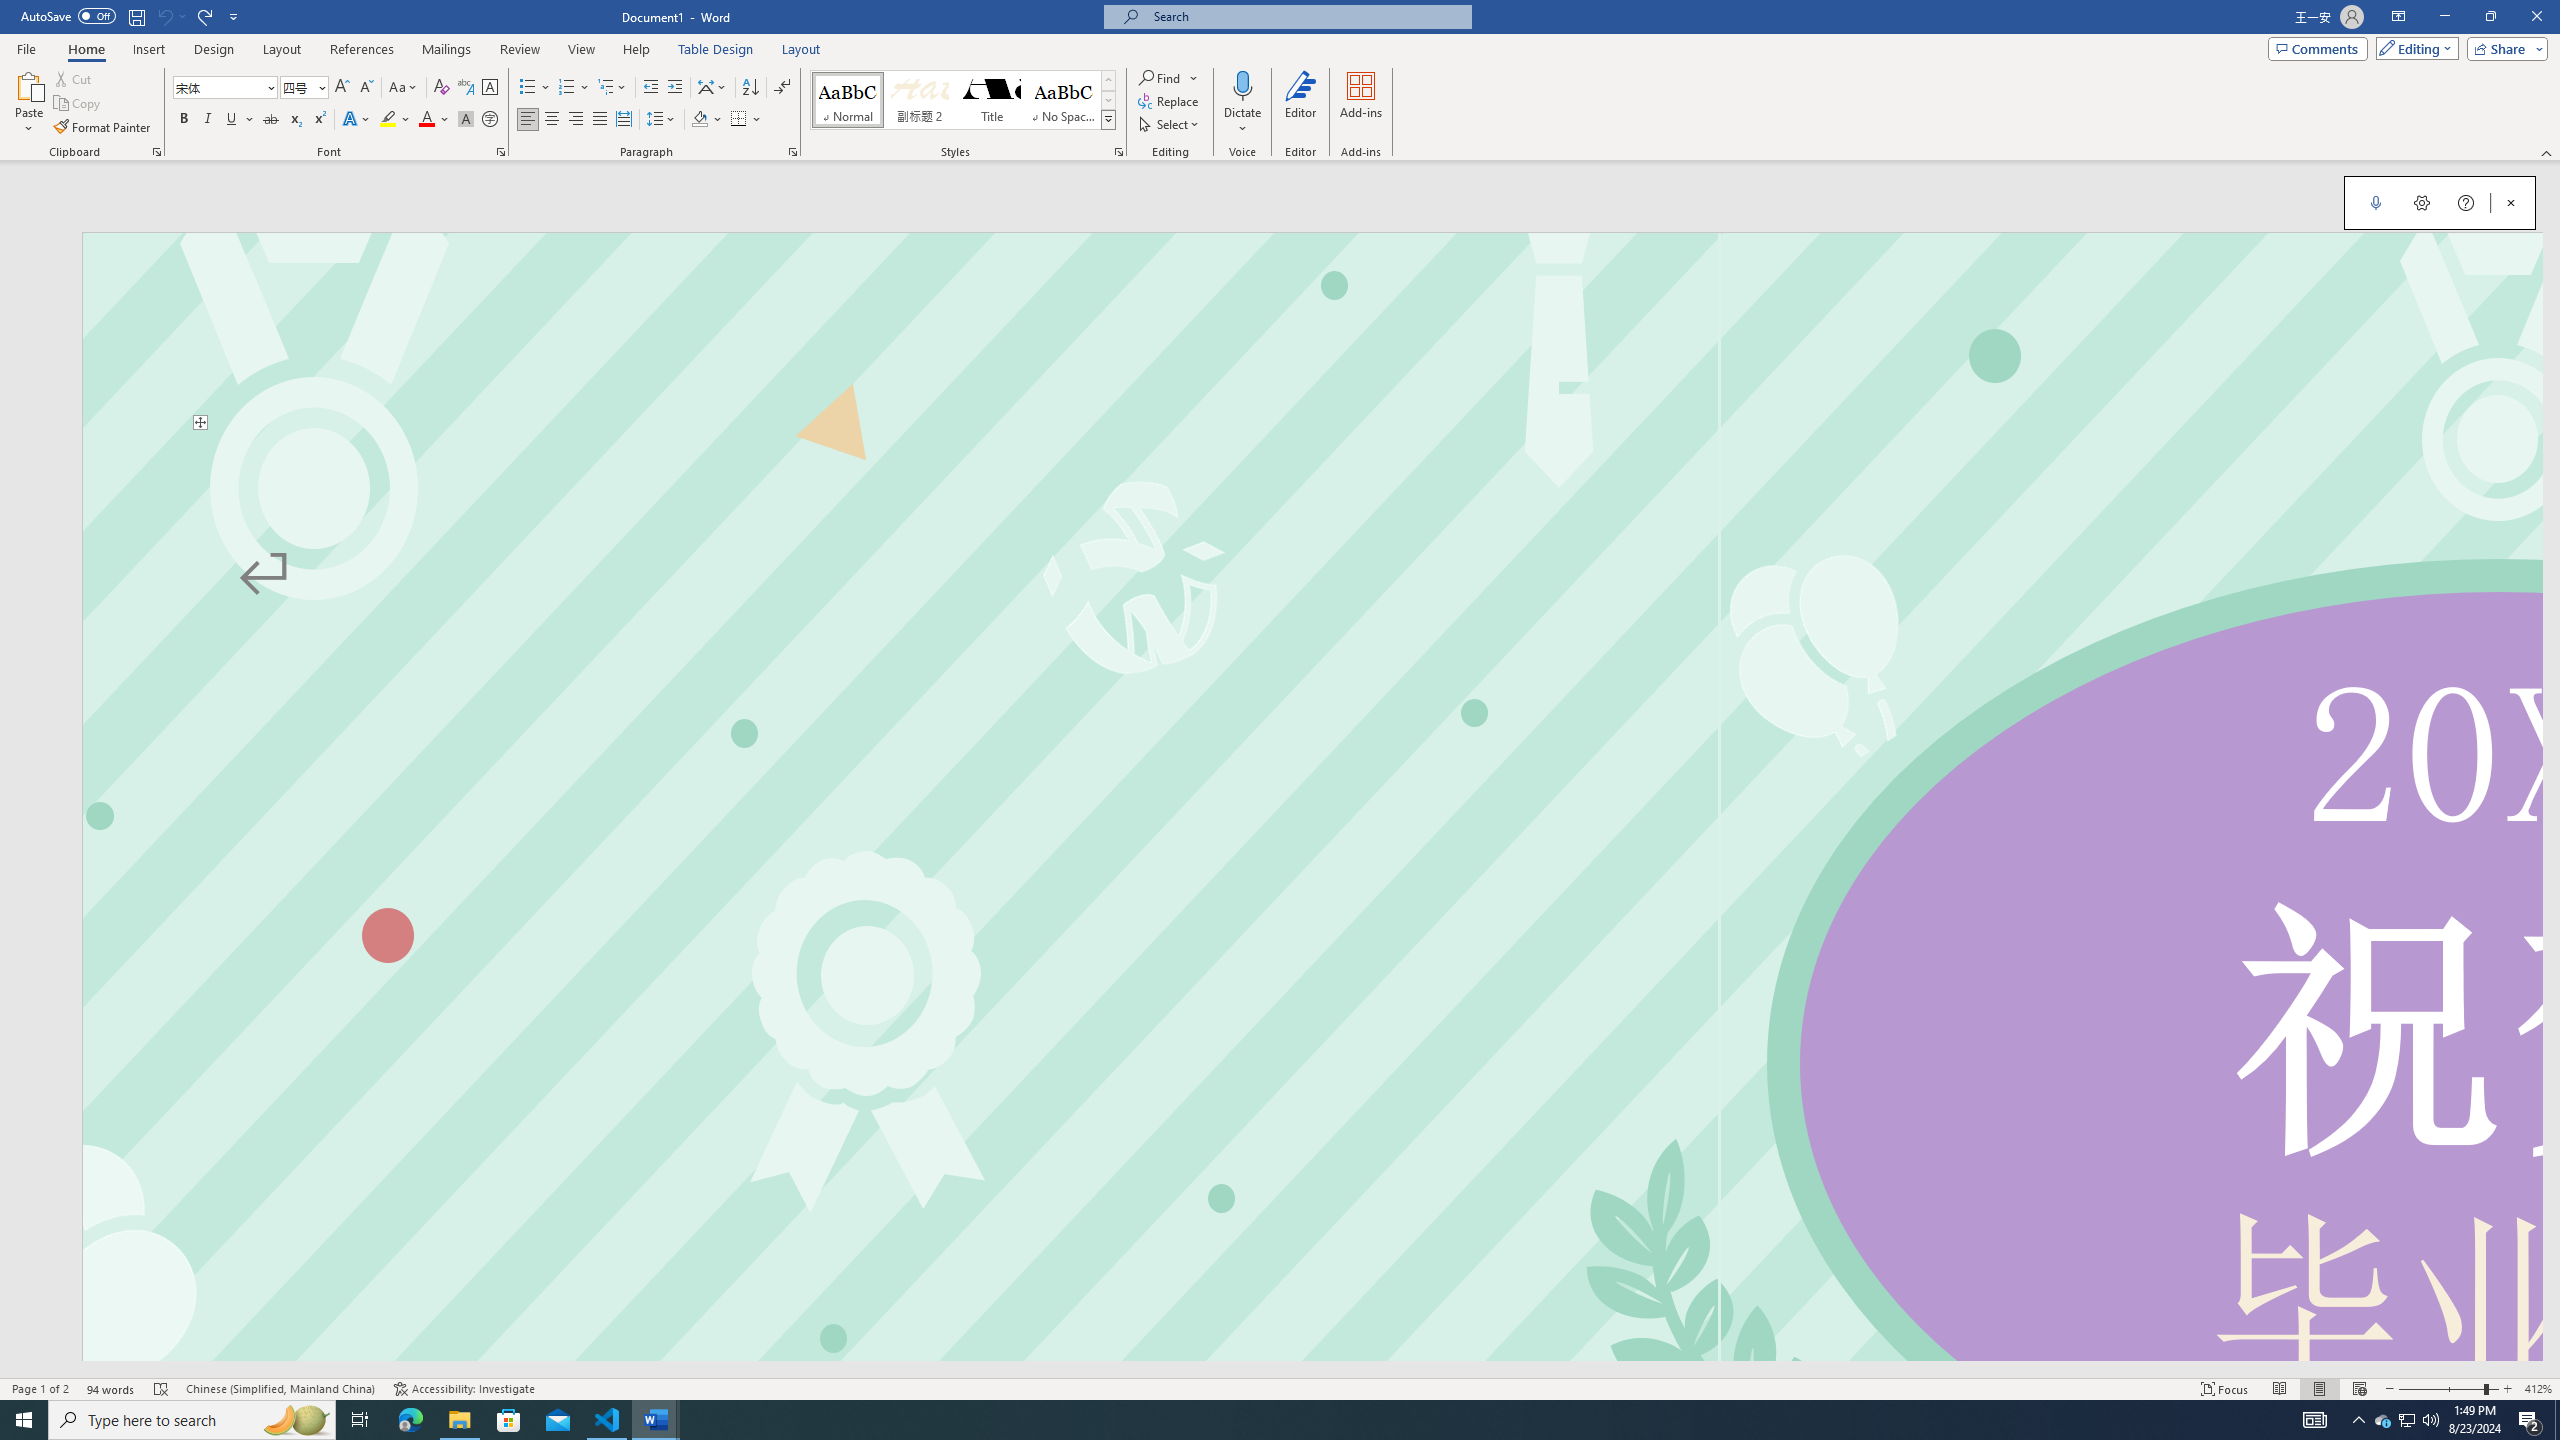 This screenshot has height=1440, width=2560. What do you see at coordinates (2507, 1389) in the screenshot?
I see `'Zoom In'` at bounding box center [2507, 1389].